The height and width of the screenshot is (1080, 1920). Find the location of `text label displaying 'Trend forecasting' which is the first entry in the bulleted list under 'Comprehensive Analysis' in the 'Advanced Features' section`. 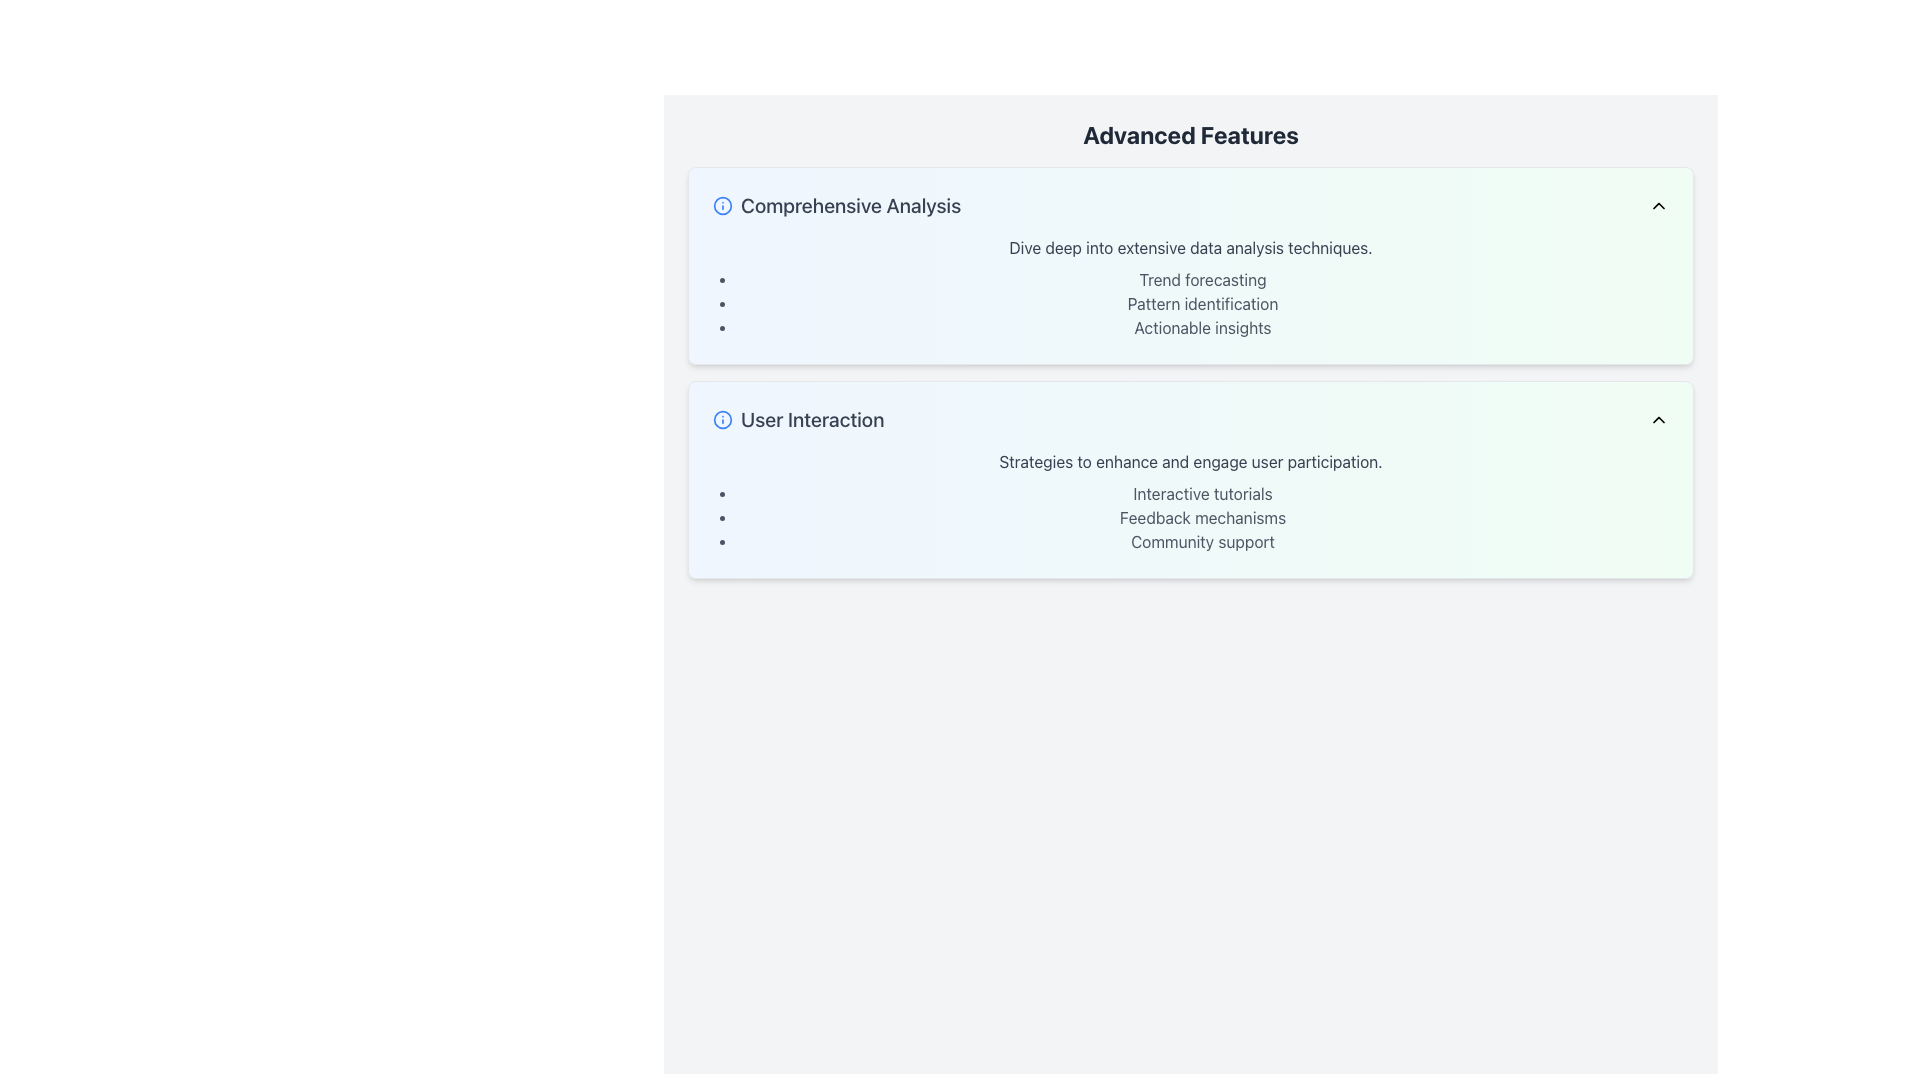

text label displaying 'Trend forecasting' which is the first entry in the bulleted list under 'Comprehensive Analysis' in the 'Advanced Features' section is located at coordinates (1202, 280).